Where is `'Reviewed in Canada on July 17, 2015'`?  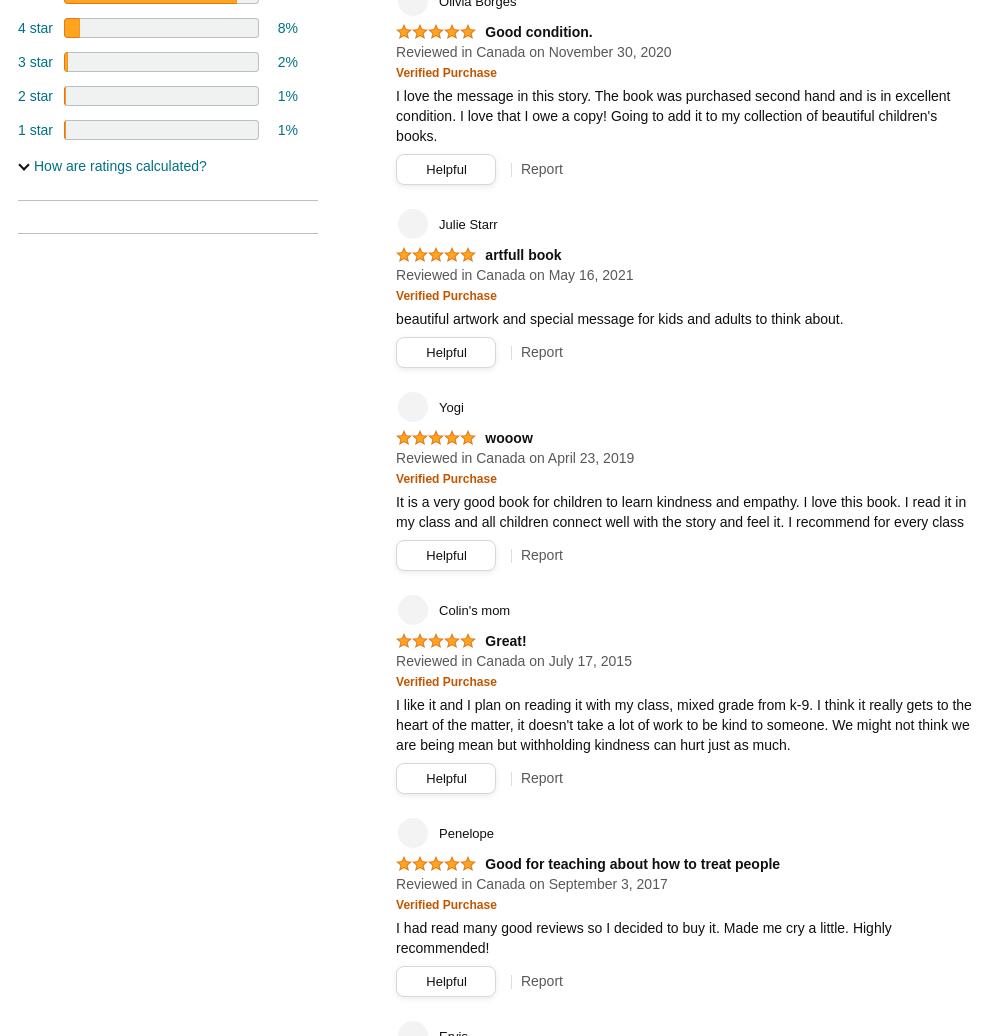
'Reviewed in Canada on July 17, 2015' is located at coordinates (513, 660).